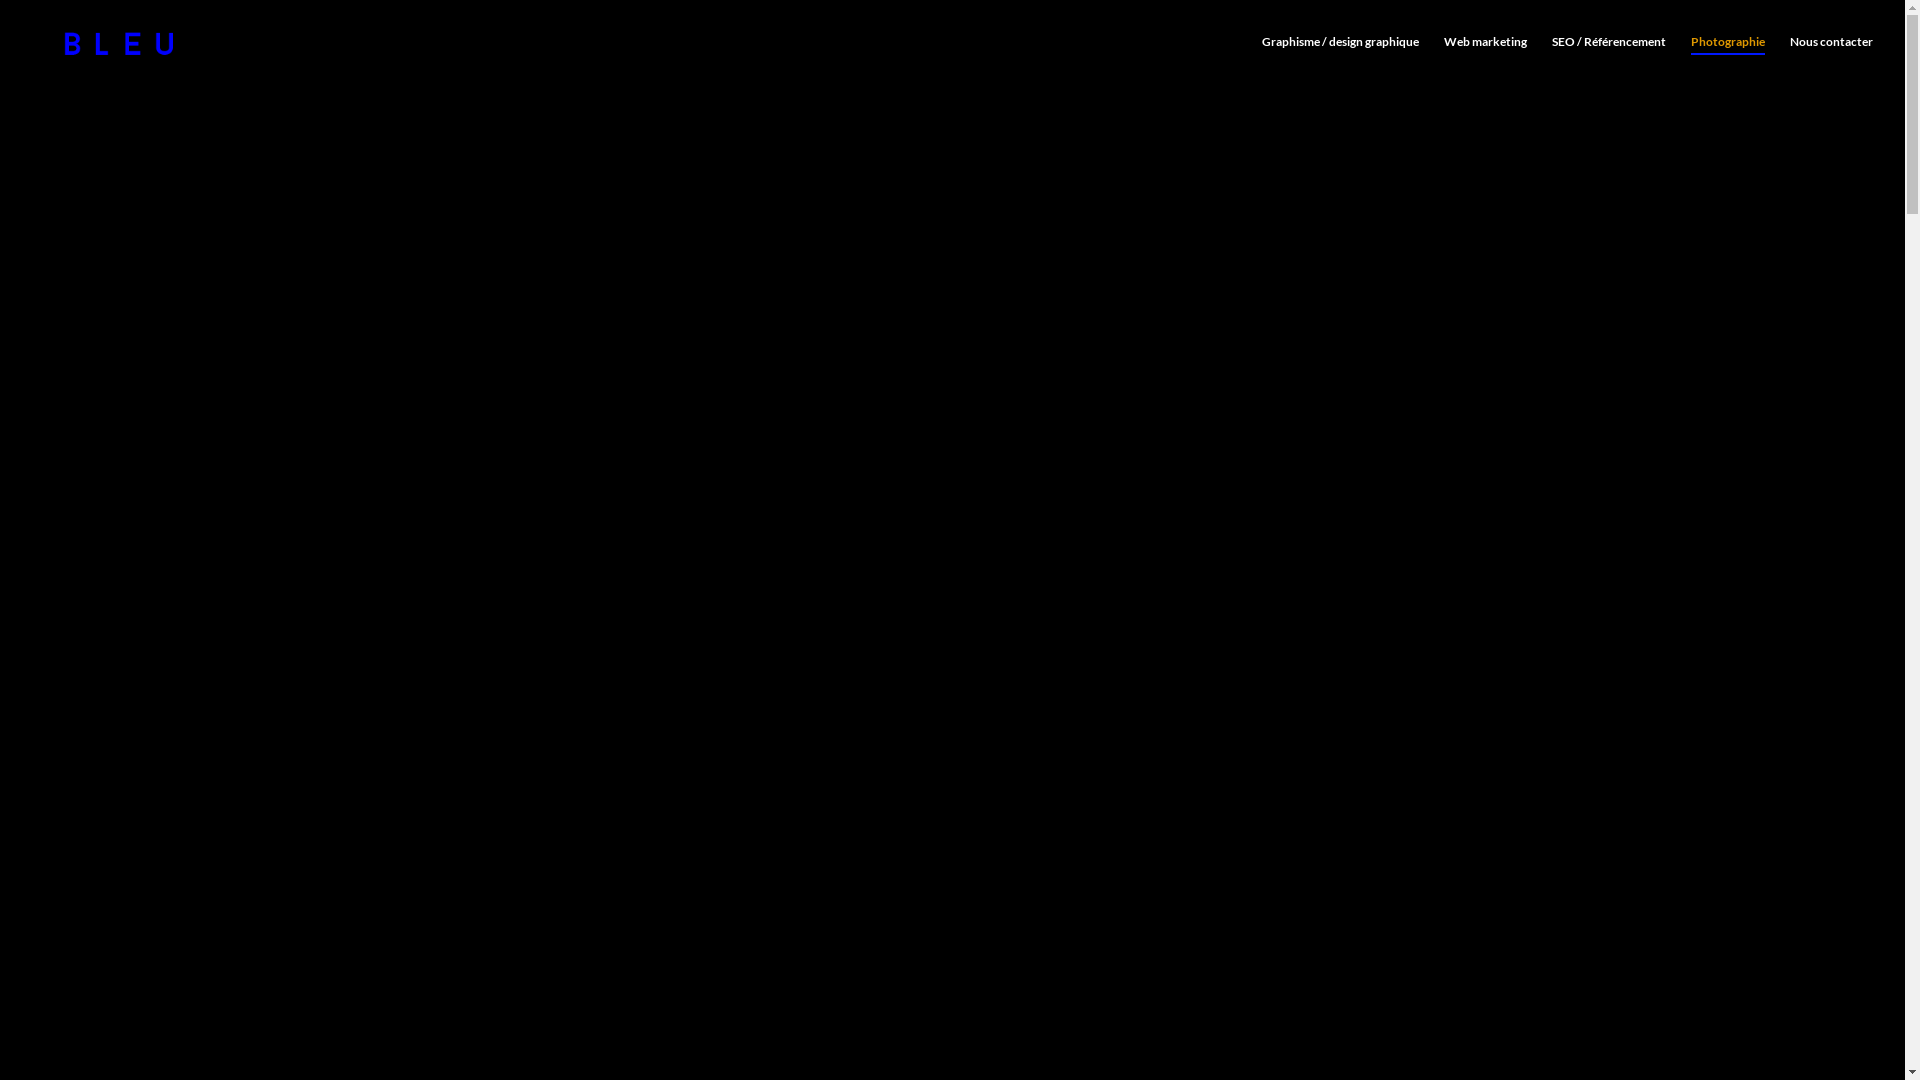 The width and height of the screenshot is (1920, 1080). What do you see at coordinates (1485, 58) in the screenshot?
I see `'Web marketing'` at bounding box center [1485, 58].